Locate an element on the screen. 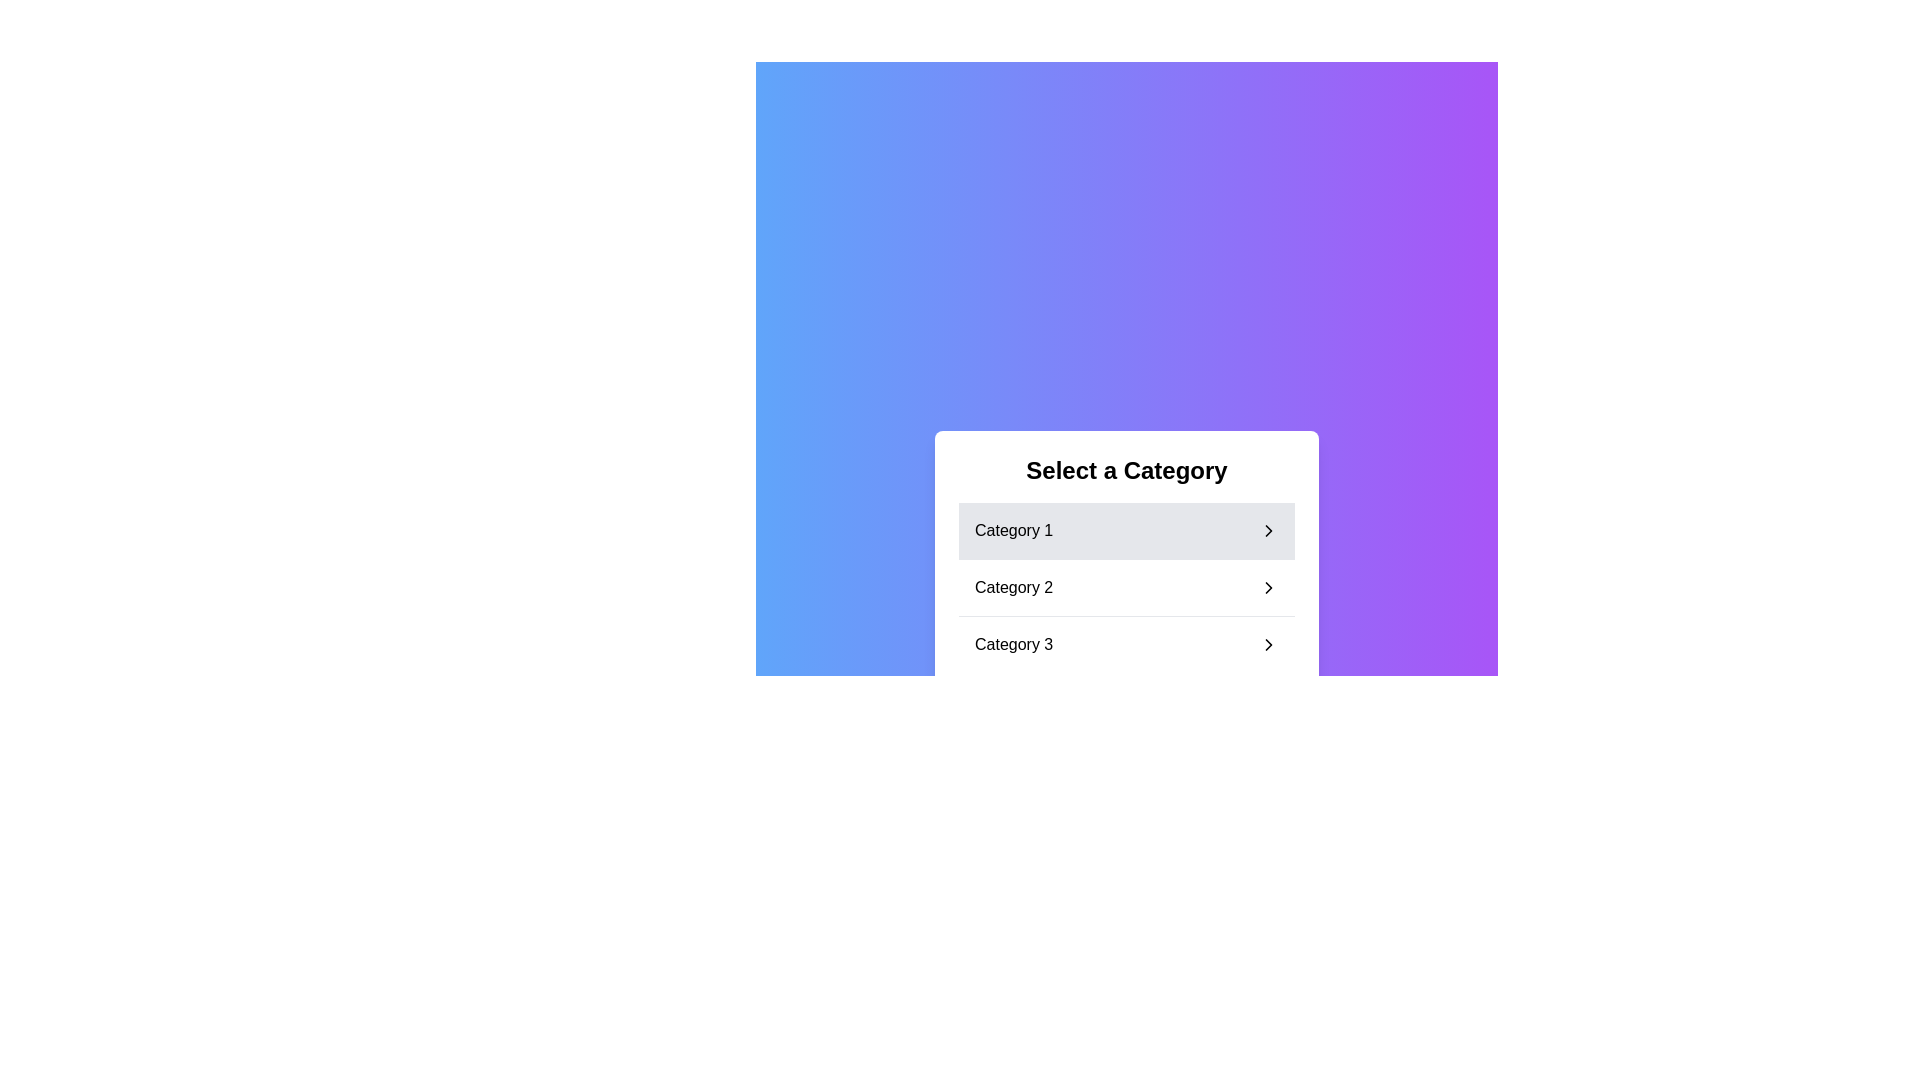  the label that displays 'Category 1', which is positioned in the first row of a vertical list is located at coordinates (1014, 530).